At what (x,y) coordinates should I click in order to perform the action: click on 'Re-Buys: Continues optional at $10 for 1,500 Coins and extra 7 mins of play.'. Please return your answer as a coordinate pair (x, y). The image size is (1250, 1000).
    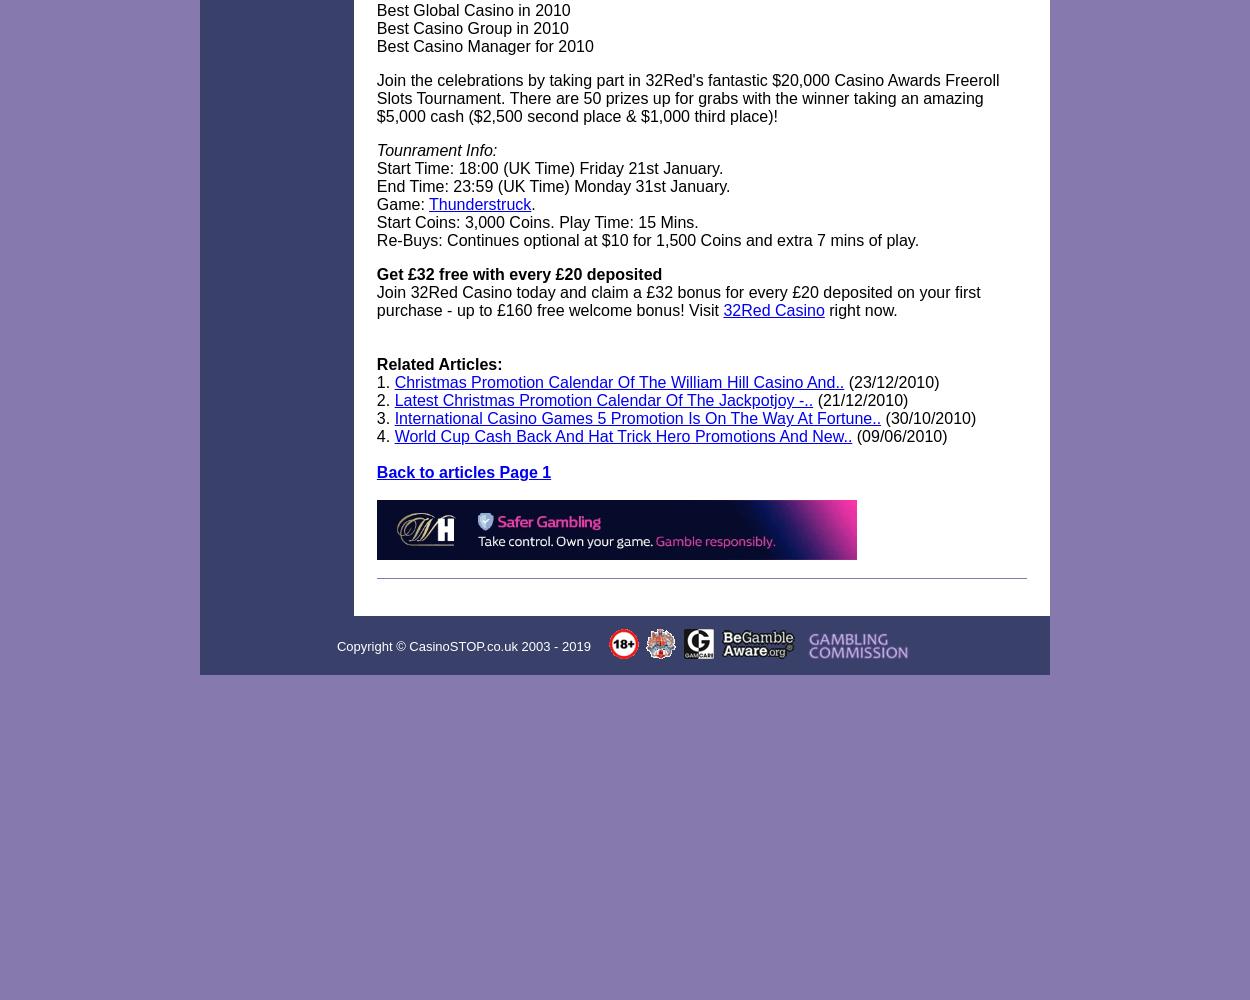
    Looking at the image, I should click on (647, 239).